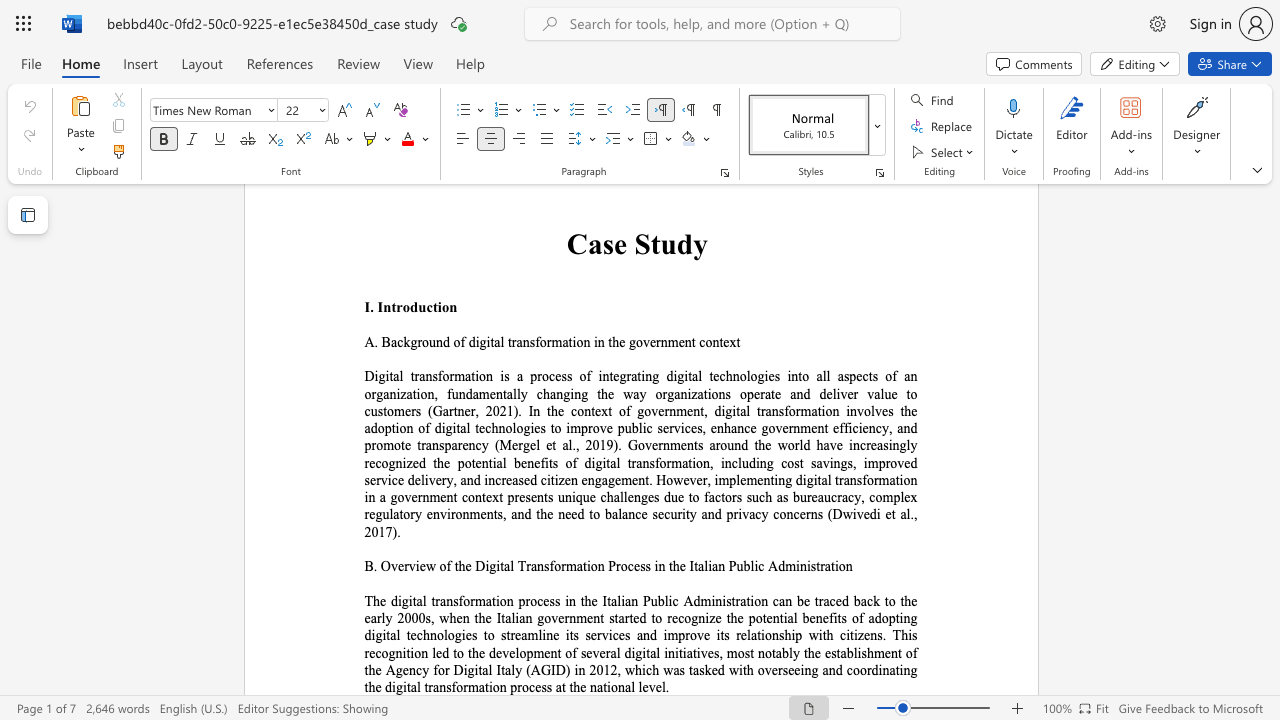 Image resolution: width=1280 pixels, height=720 pixels. I want to click on the subset text "gnition led to the development of several digital initiatives, most notably the establishment of the Ag" within the text "The digital transformation process in the Italian Public Administration can be traced back to the early 2000s, when the Italian government started to recognize the potential benefits of adopting digital technologies to streamline its services and improve its relationship with citizens. This recognition led to the development of several digital initiatives, most notably the establishment of the Agency for Digital Italy (AGID) in 2012, which was tasked with overseeing and coordinating the digital transformati", so click(388, 653).